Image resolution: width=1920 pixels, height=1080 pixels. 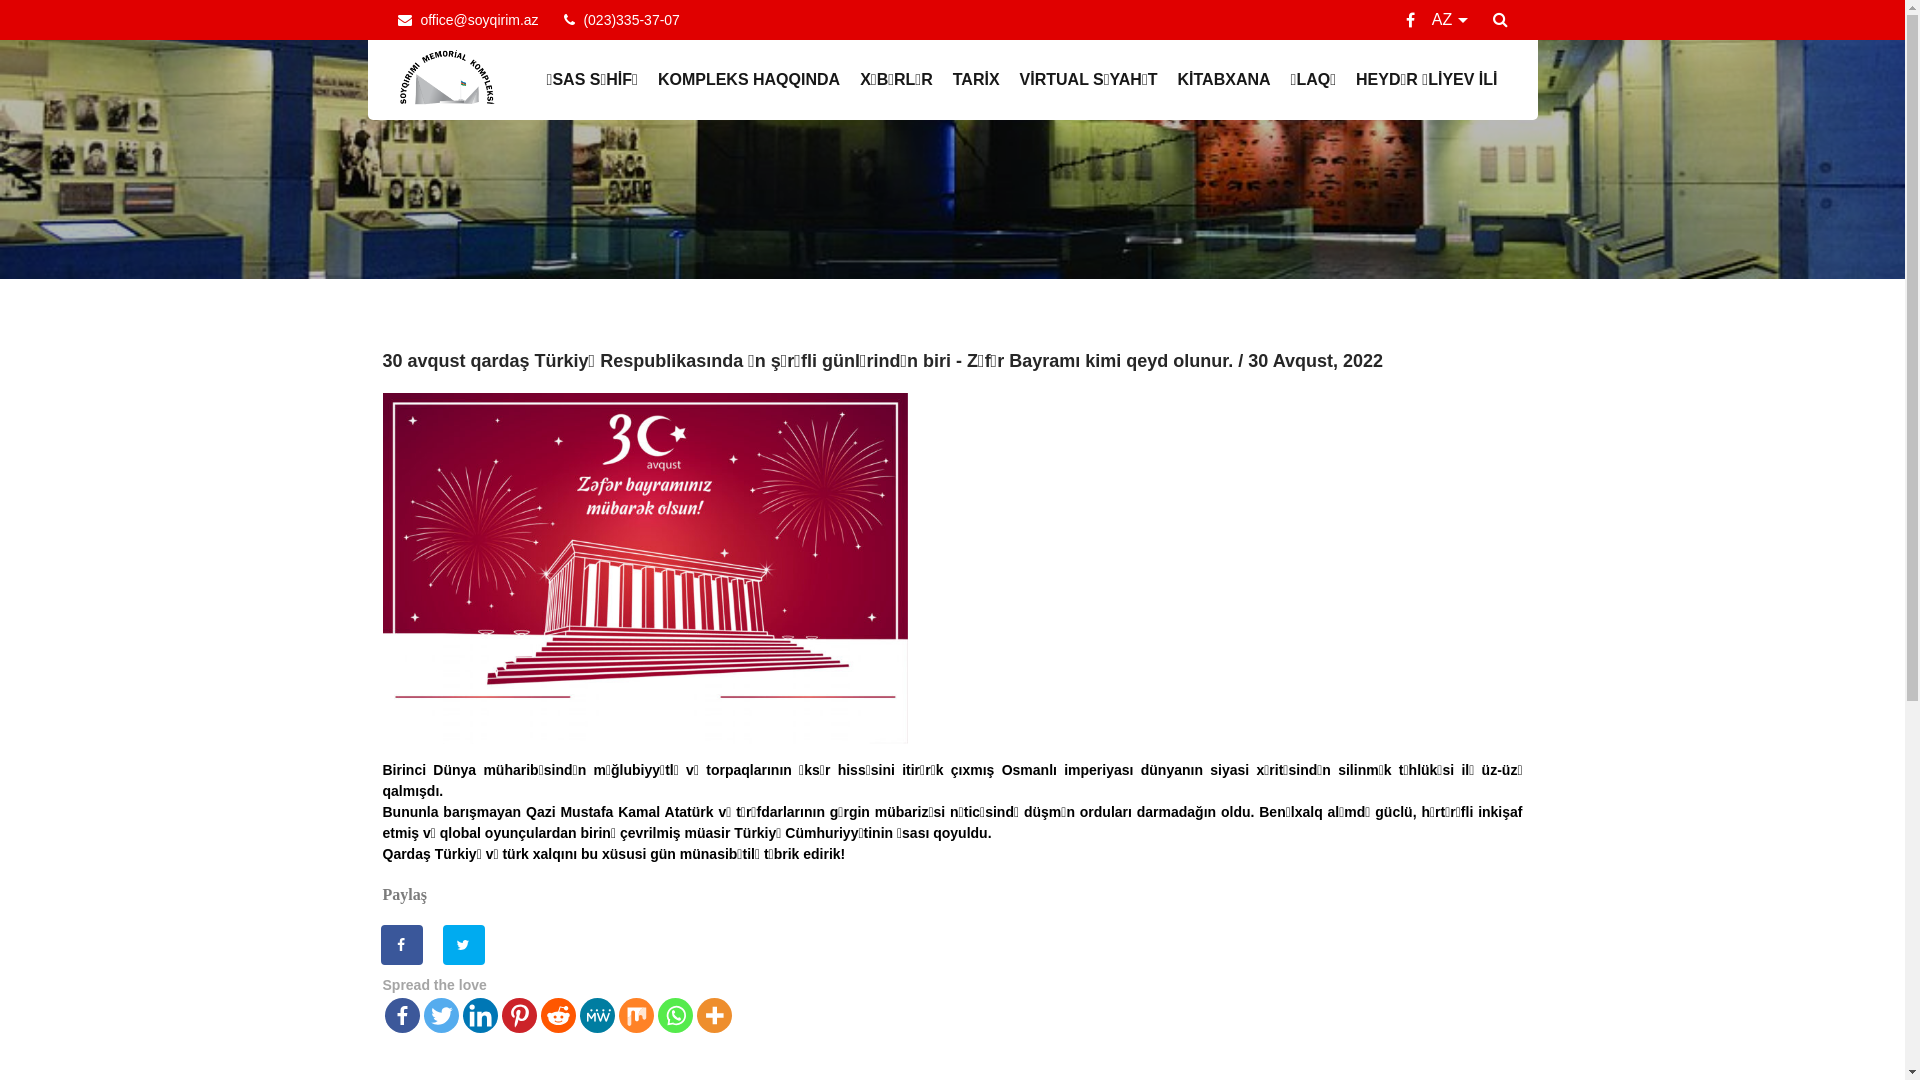 I want to click on 'Twitter', so click(x=440, y=1015).